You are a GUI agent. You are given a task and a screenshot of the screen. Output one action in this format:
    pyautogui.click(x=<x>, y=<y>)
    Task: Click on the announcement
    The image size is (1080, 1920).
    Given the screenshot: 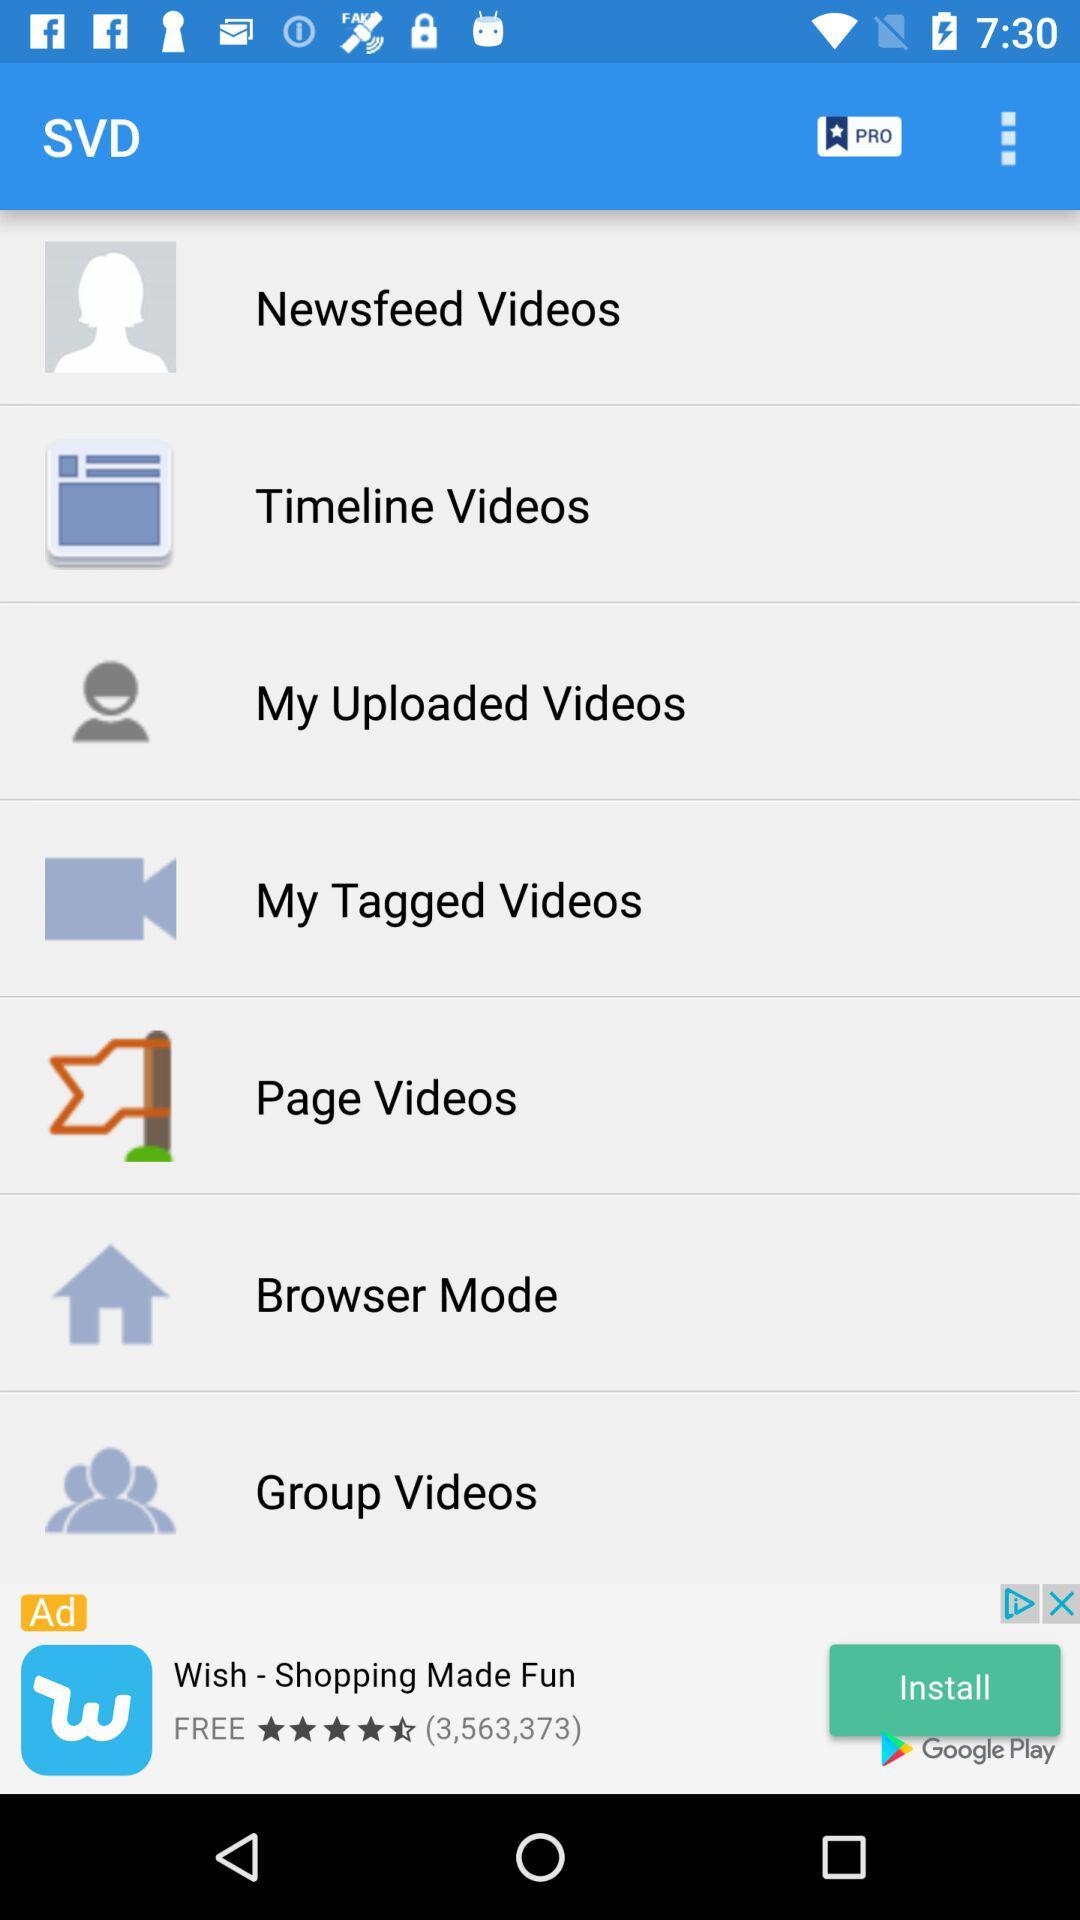 What is the action you would take?
    pyautogui.click(x=540, y=1688)
    